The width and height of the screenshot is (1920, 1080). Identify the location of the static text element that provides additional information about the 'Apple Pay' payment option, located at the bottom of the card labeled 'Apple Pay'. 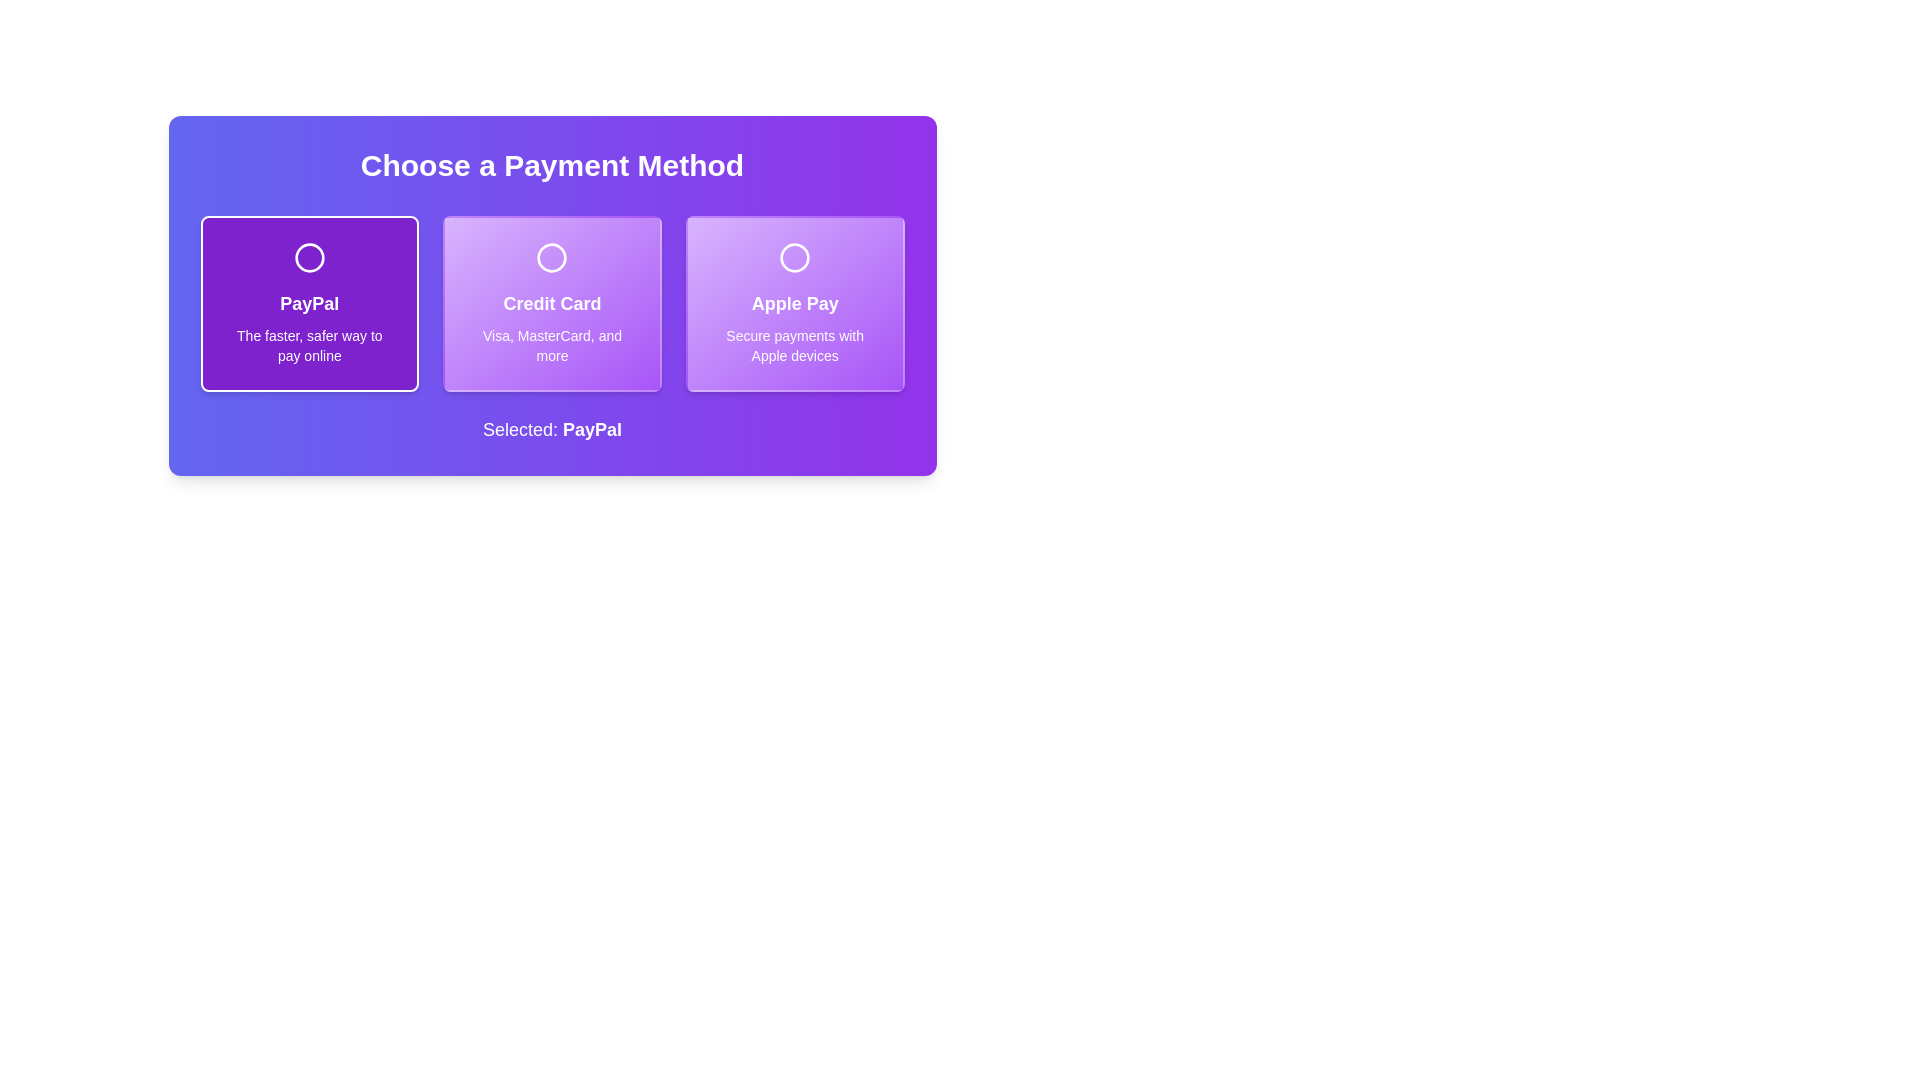
(794, 345).